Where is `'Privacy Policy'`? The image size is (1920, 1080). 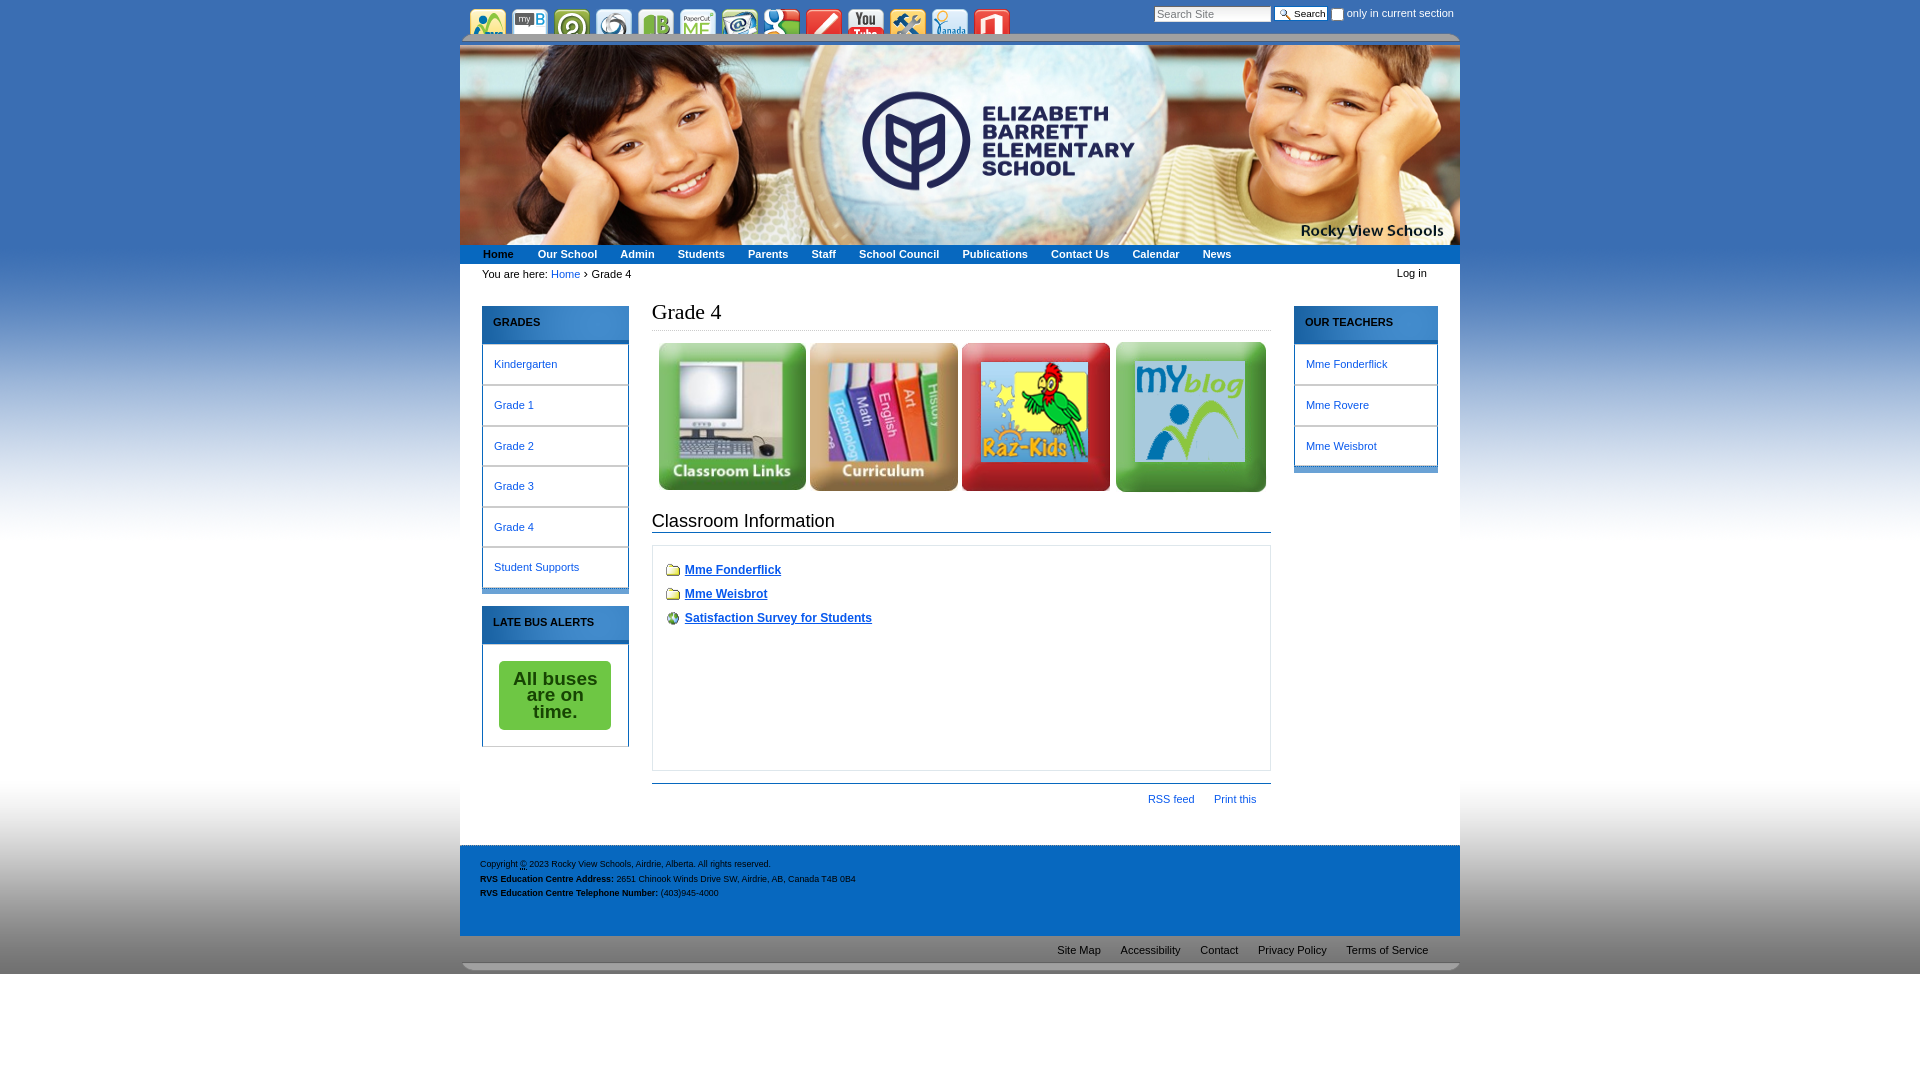 'Privacy Policy' is located at coordinates (1255, 948).